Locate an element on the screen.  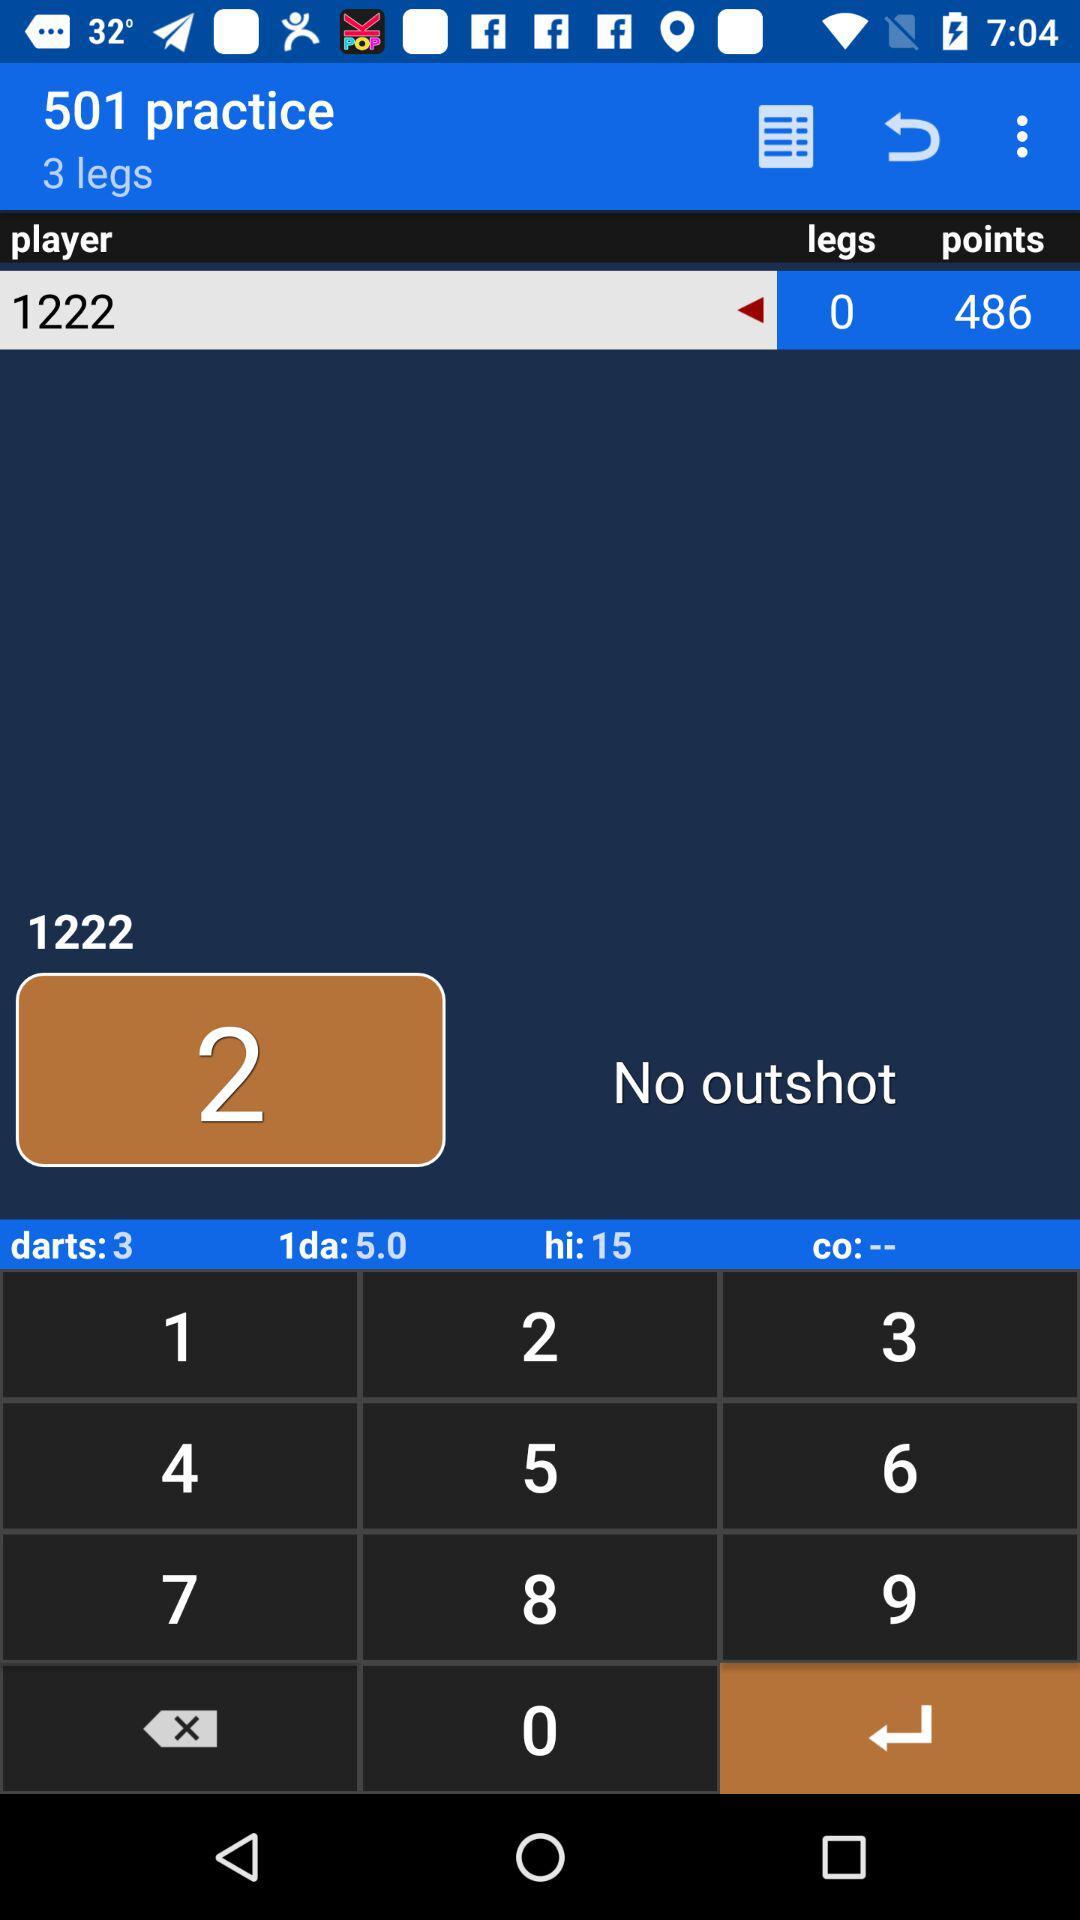
item next to 8 icon is located at coordinates (898, 1727).